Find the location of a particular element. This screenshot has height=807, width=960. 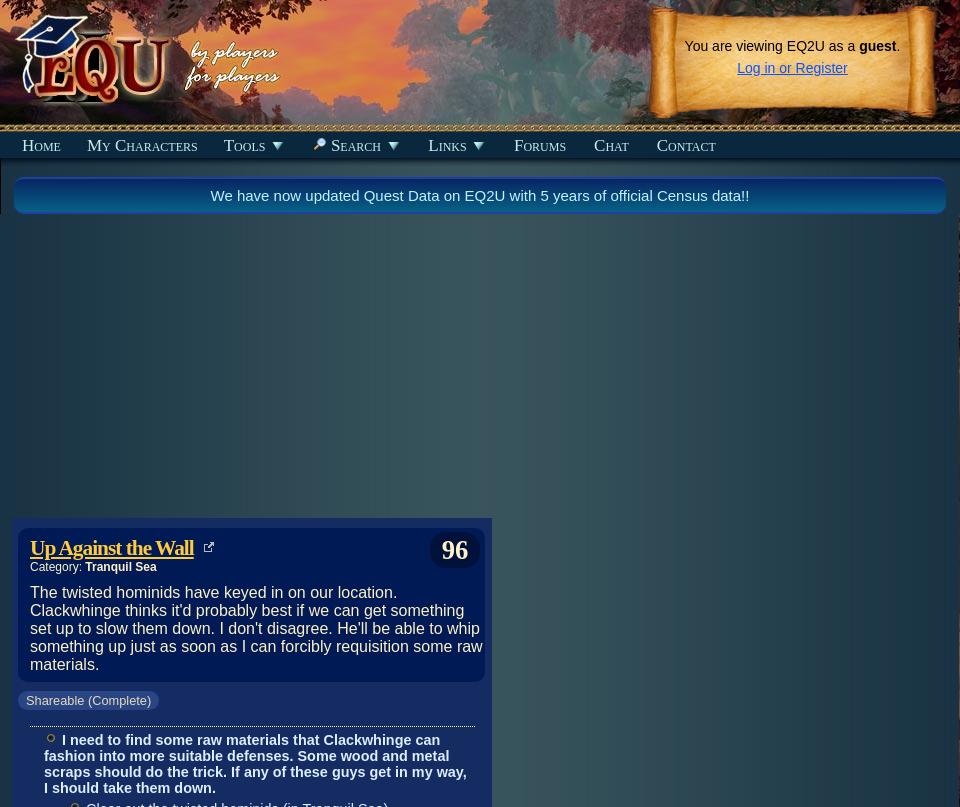

'Recipes' is located at coordinates (39, 219).